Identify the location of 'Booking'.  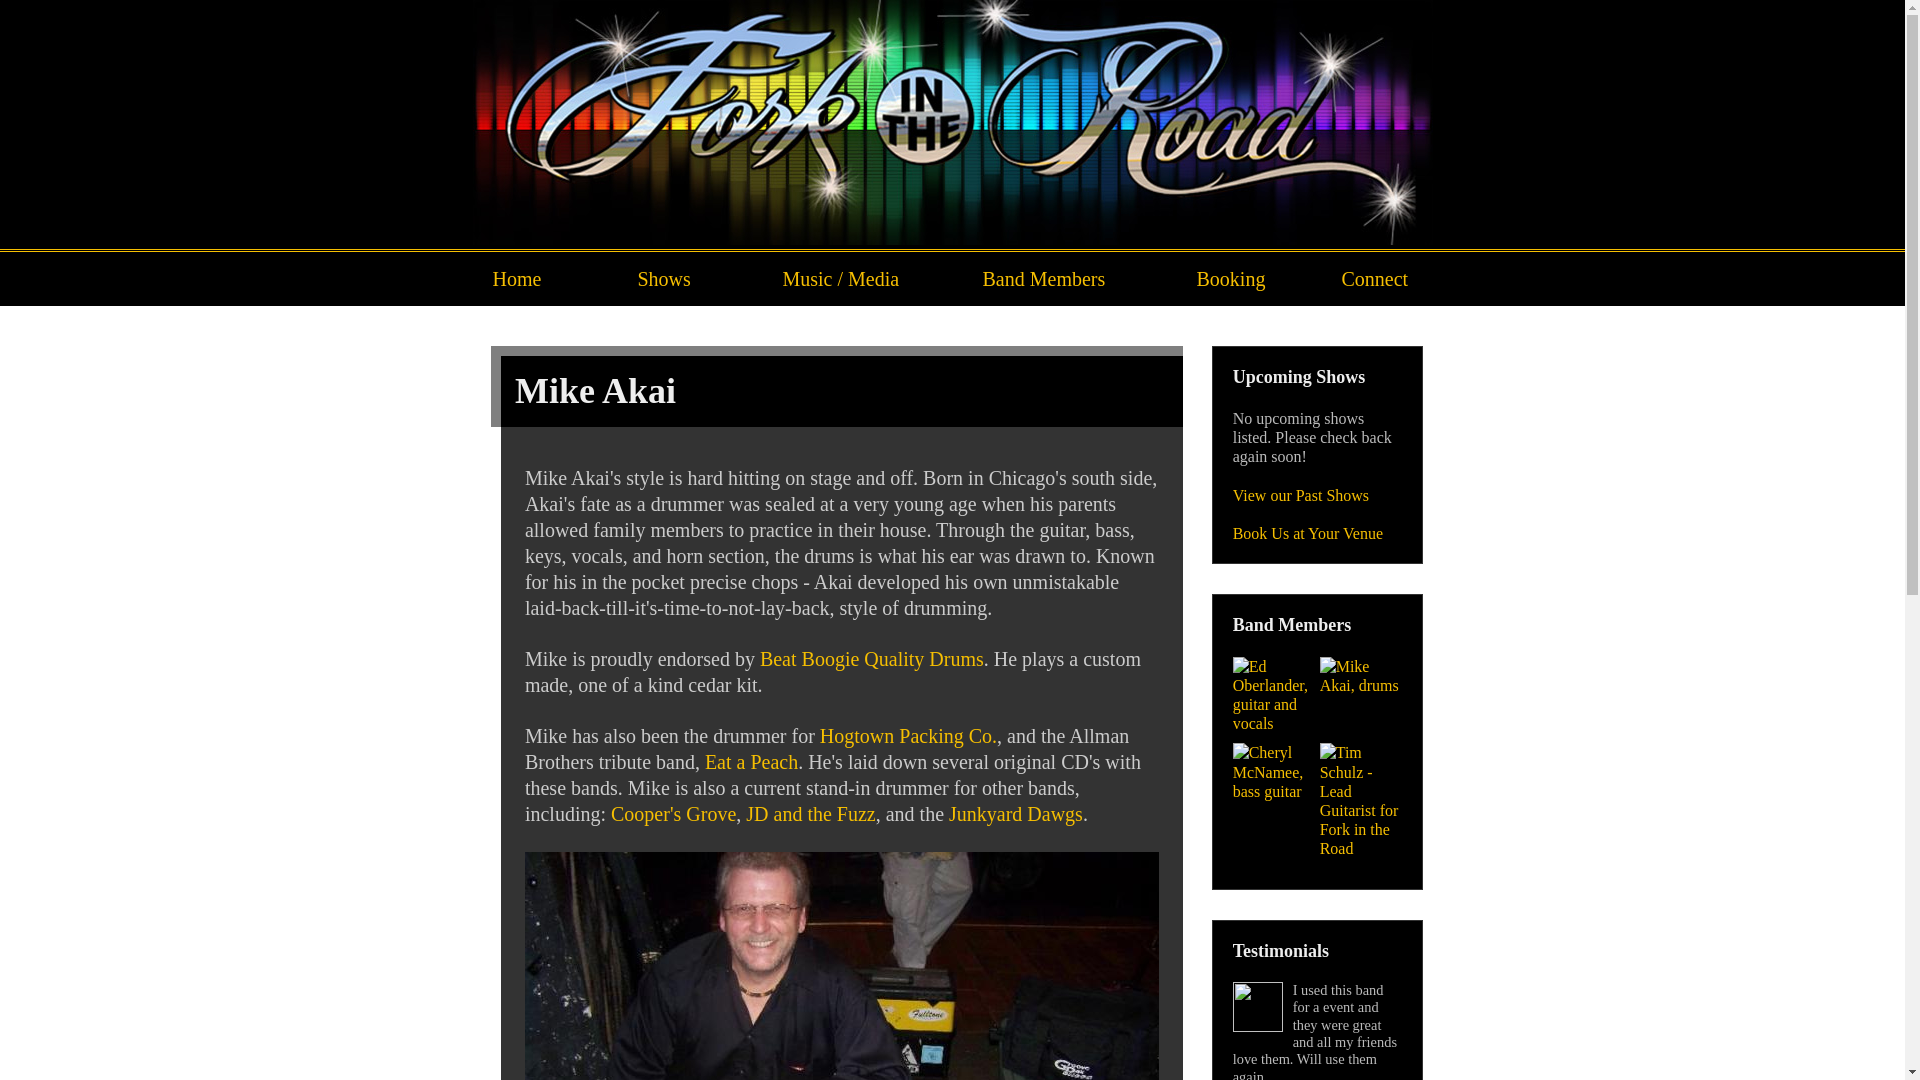
(1247, 278).